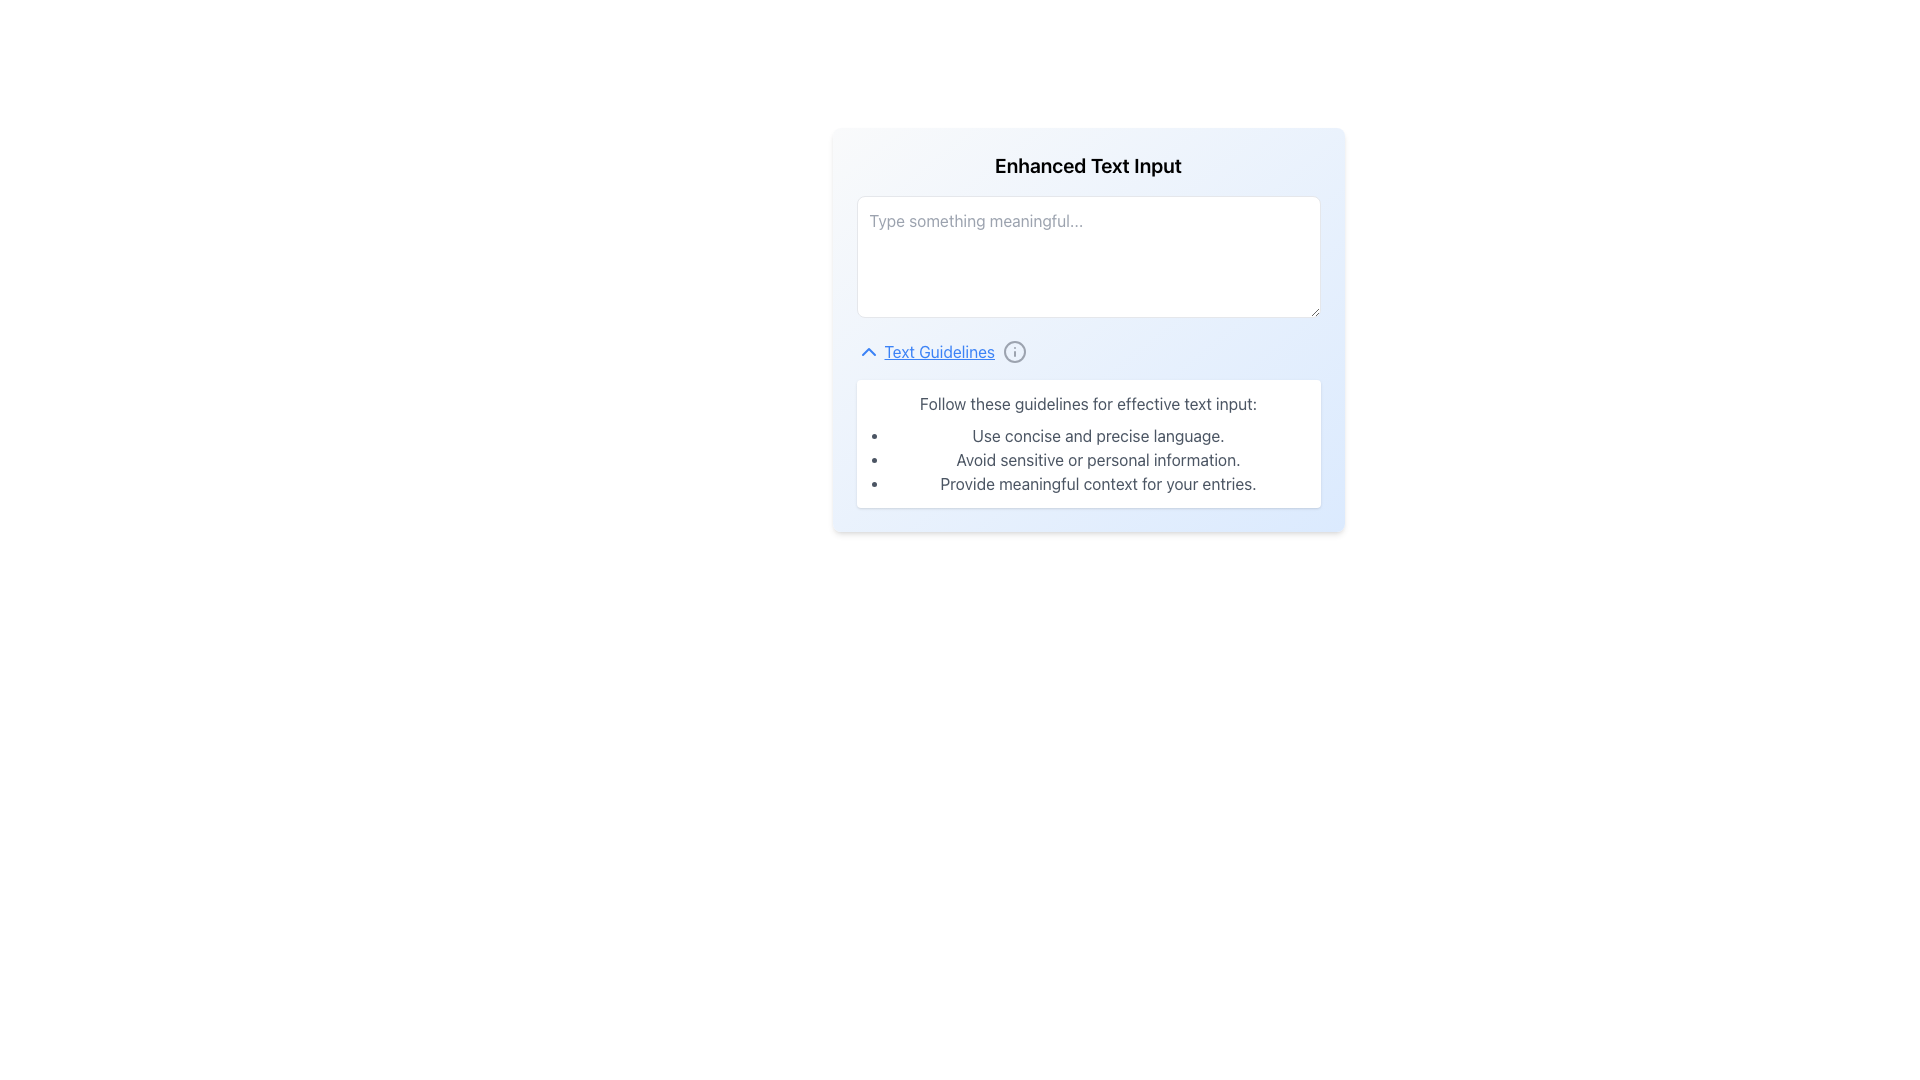 This screenshot has width=1920, height=1080. Describe the element at coordinates (1097, 434) in the screenshot. I see `the first list item stating 'Use concise and precise language.' in the guidelines section` at that location.